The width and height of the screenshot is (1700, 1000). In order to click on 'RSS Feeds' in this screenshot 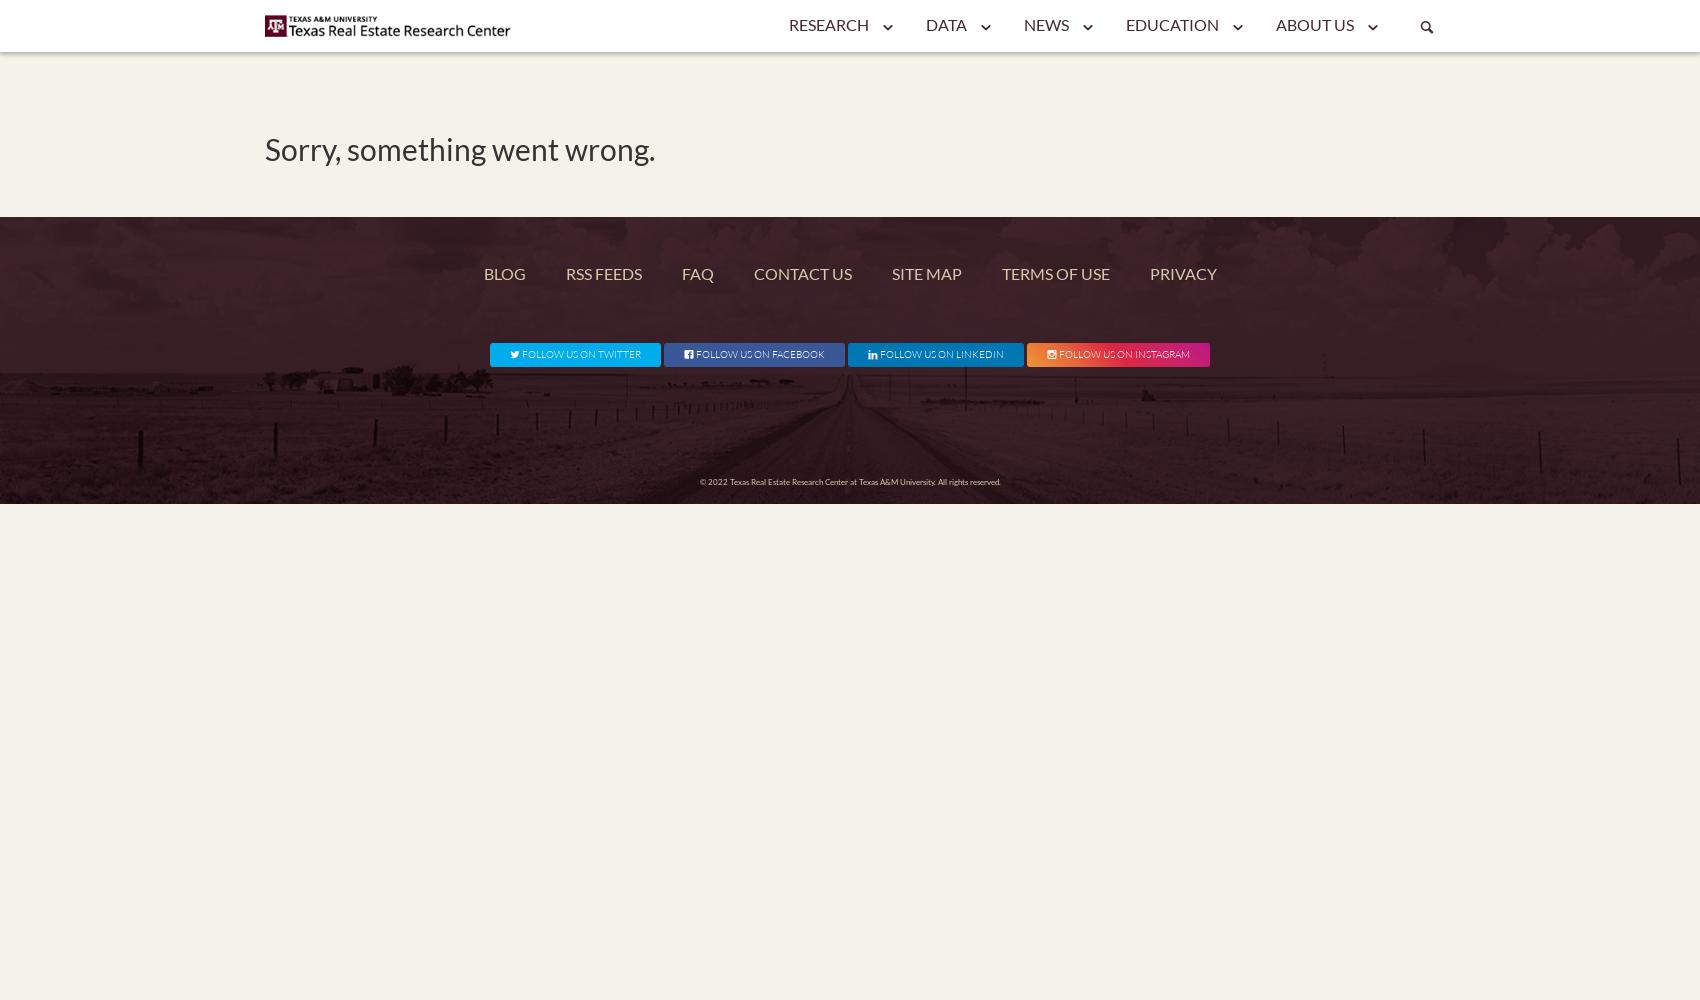, I will do `click(601, 273)`.